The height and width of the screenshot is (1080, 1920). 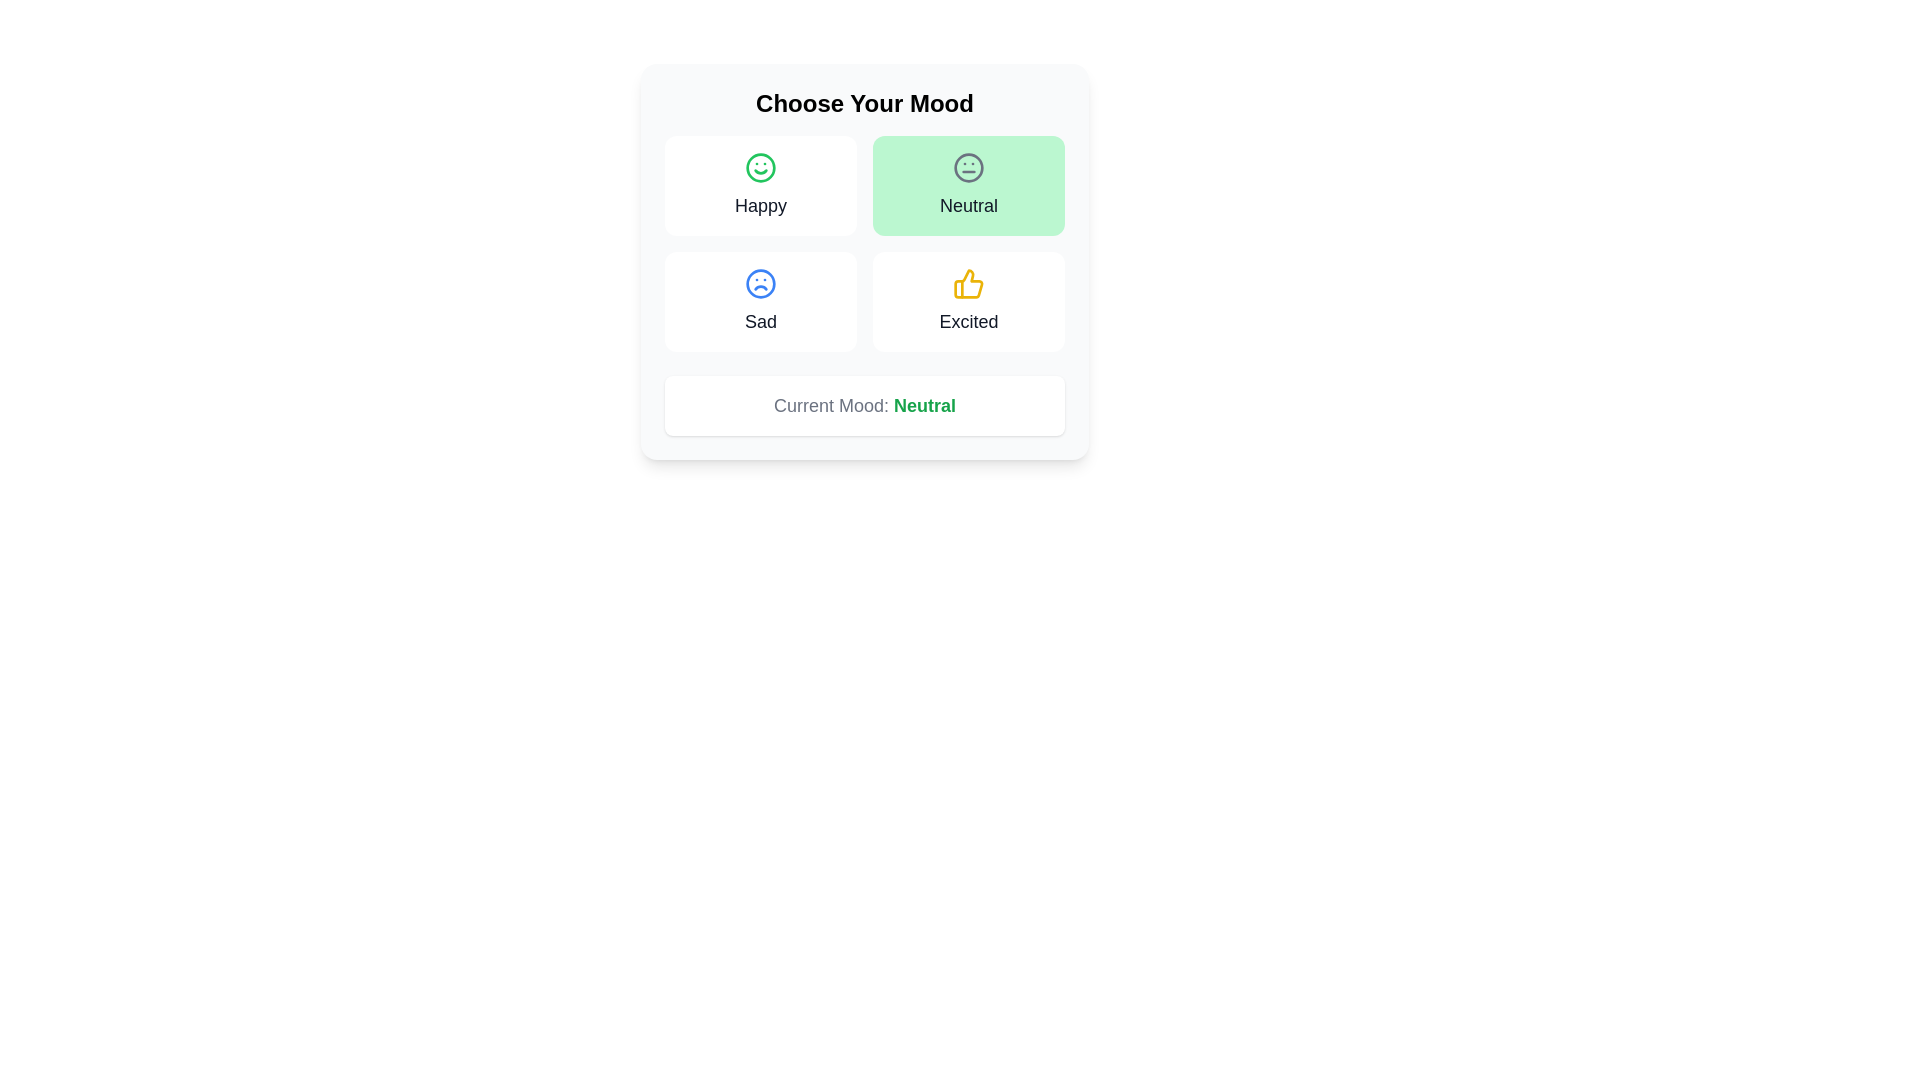 What do you see at coordinates (969, 167) in the screenshot?
I see `the neutral face icon, which is styled in gray and located at the top of the green box labeled 'Neutral' in the mood selector interface` at bounding box center [969, 167].